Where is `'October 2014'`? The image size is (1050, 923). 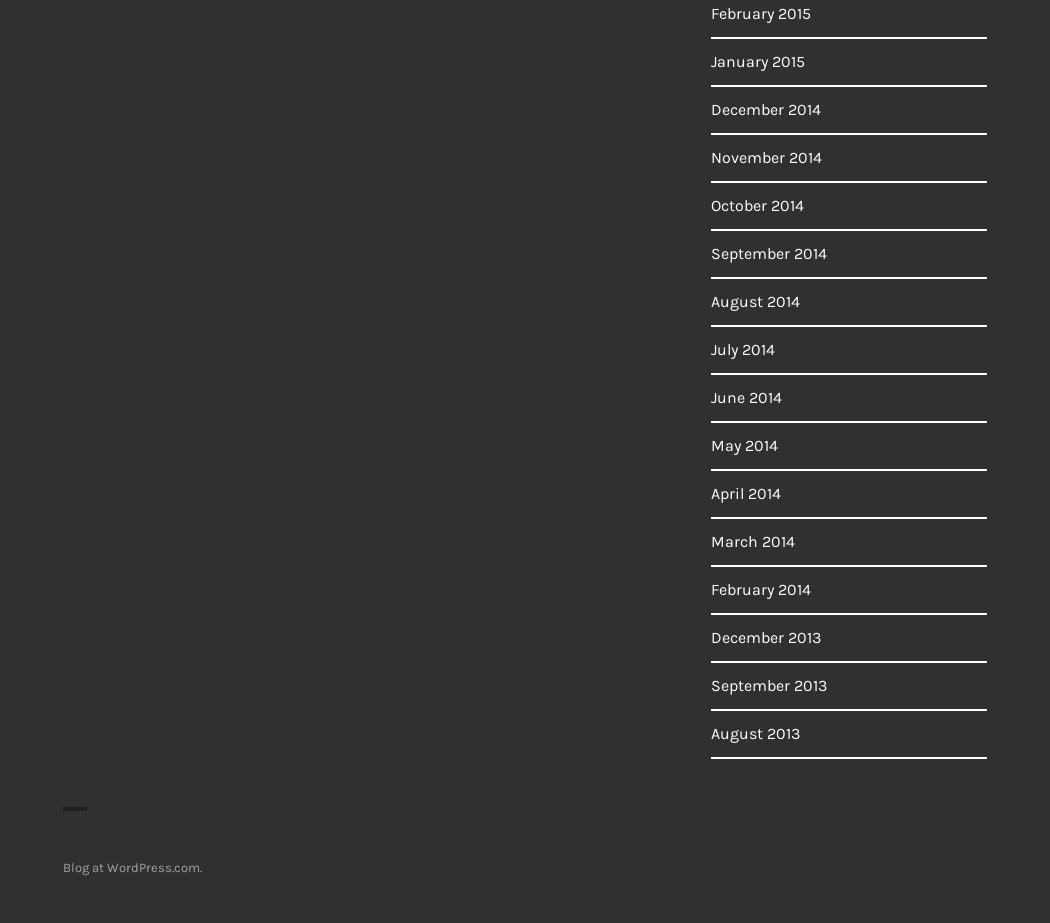 'October 2014' is located at coordinates (757, 205).